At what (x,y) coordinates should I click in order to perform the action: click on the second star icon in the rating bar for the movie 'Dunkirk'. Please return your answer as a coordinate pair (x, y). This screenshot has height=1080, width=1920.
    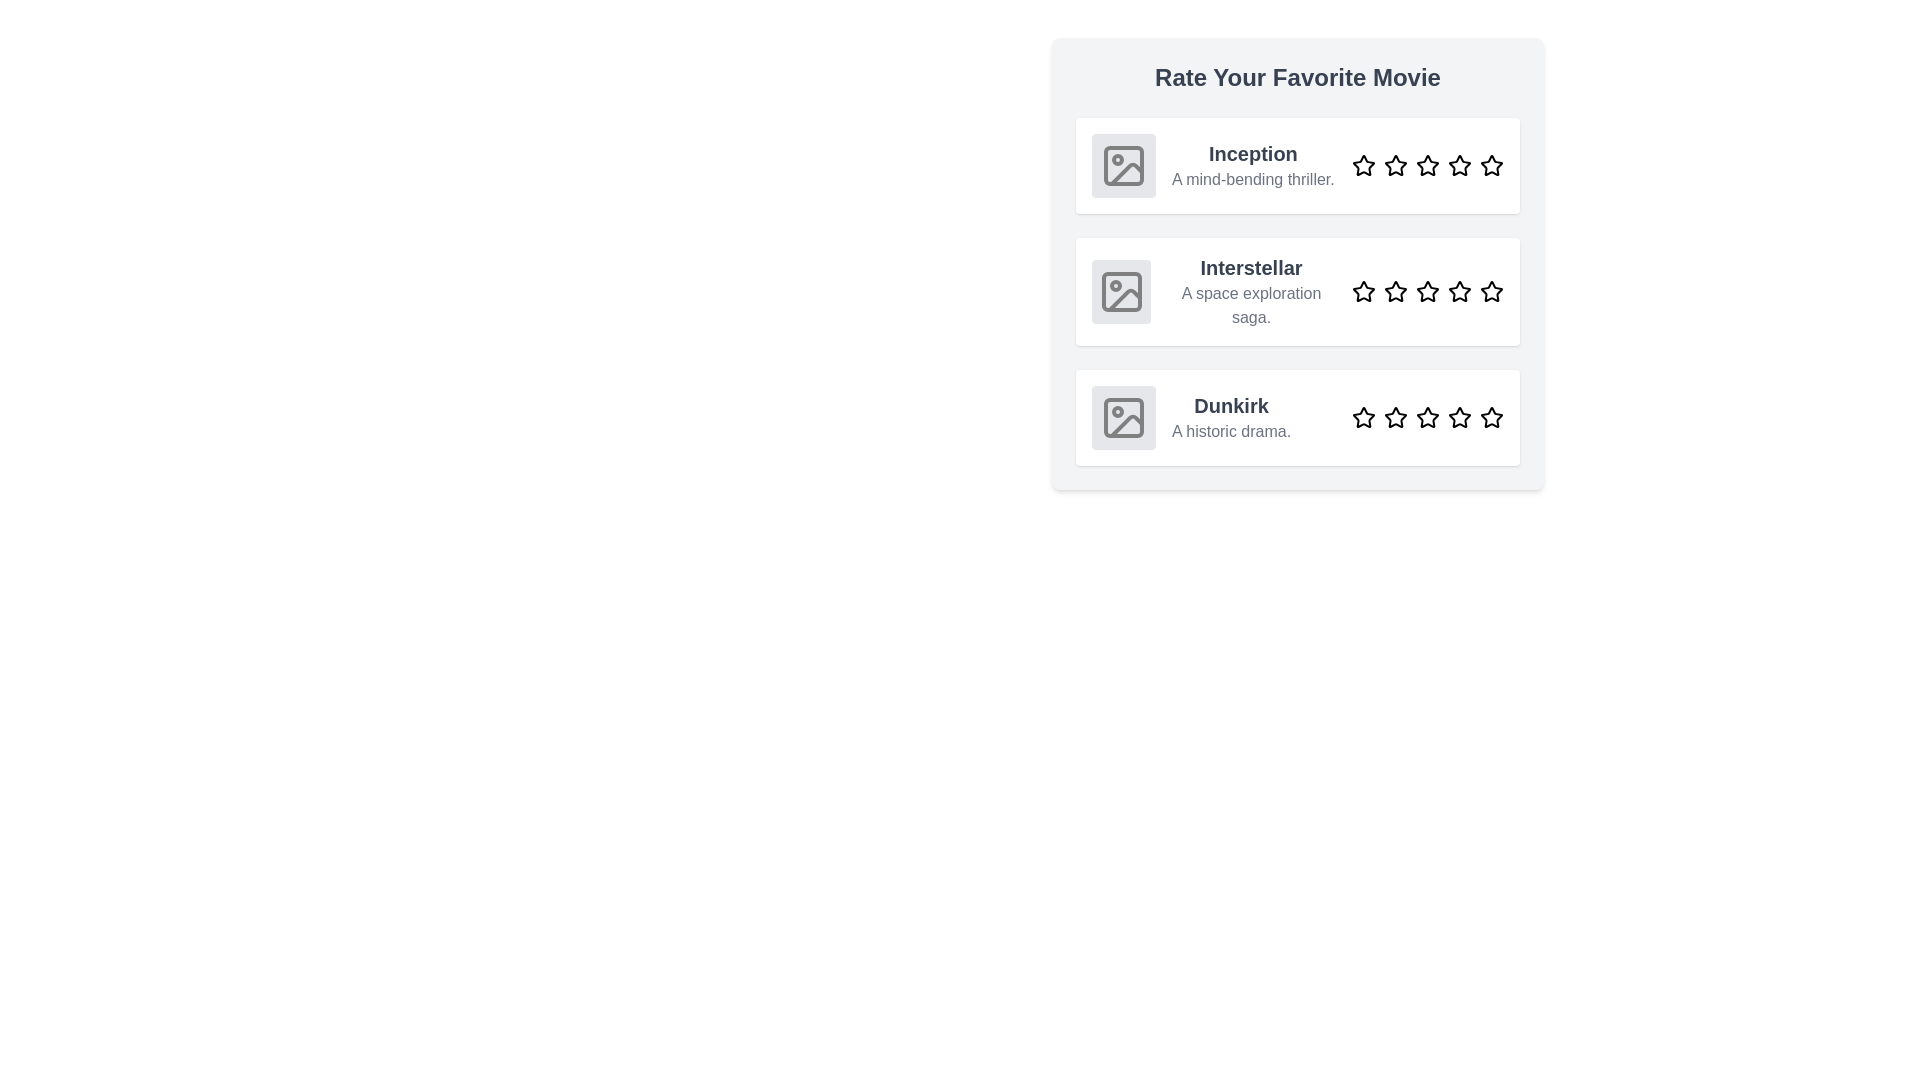
    Looking at the image, I should click on (1395, 416).